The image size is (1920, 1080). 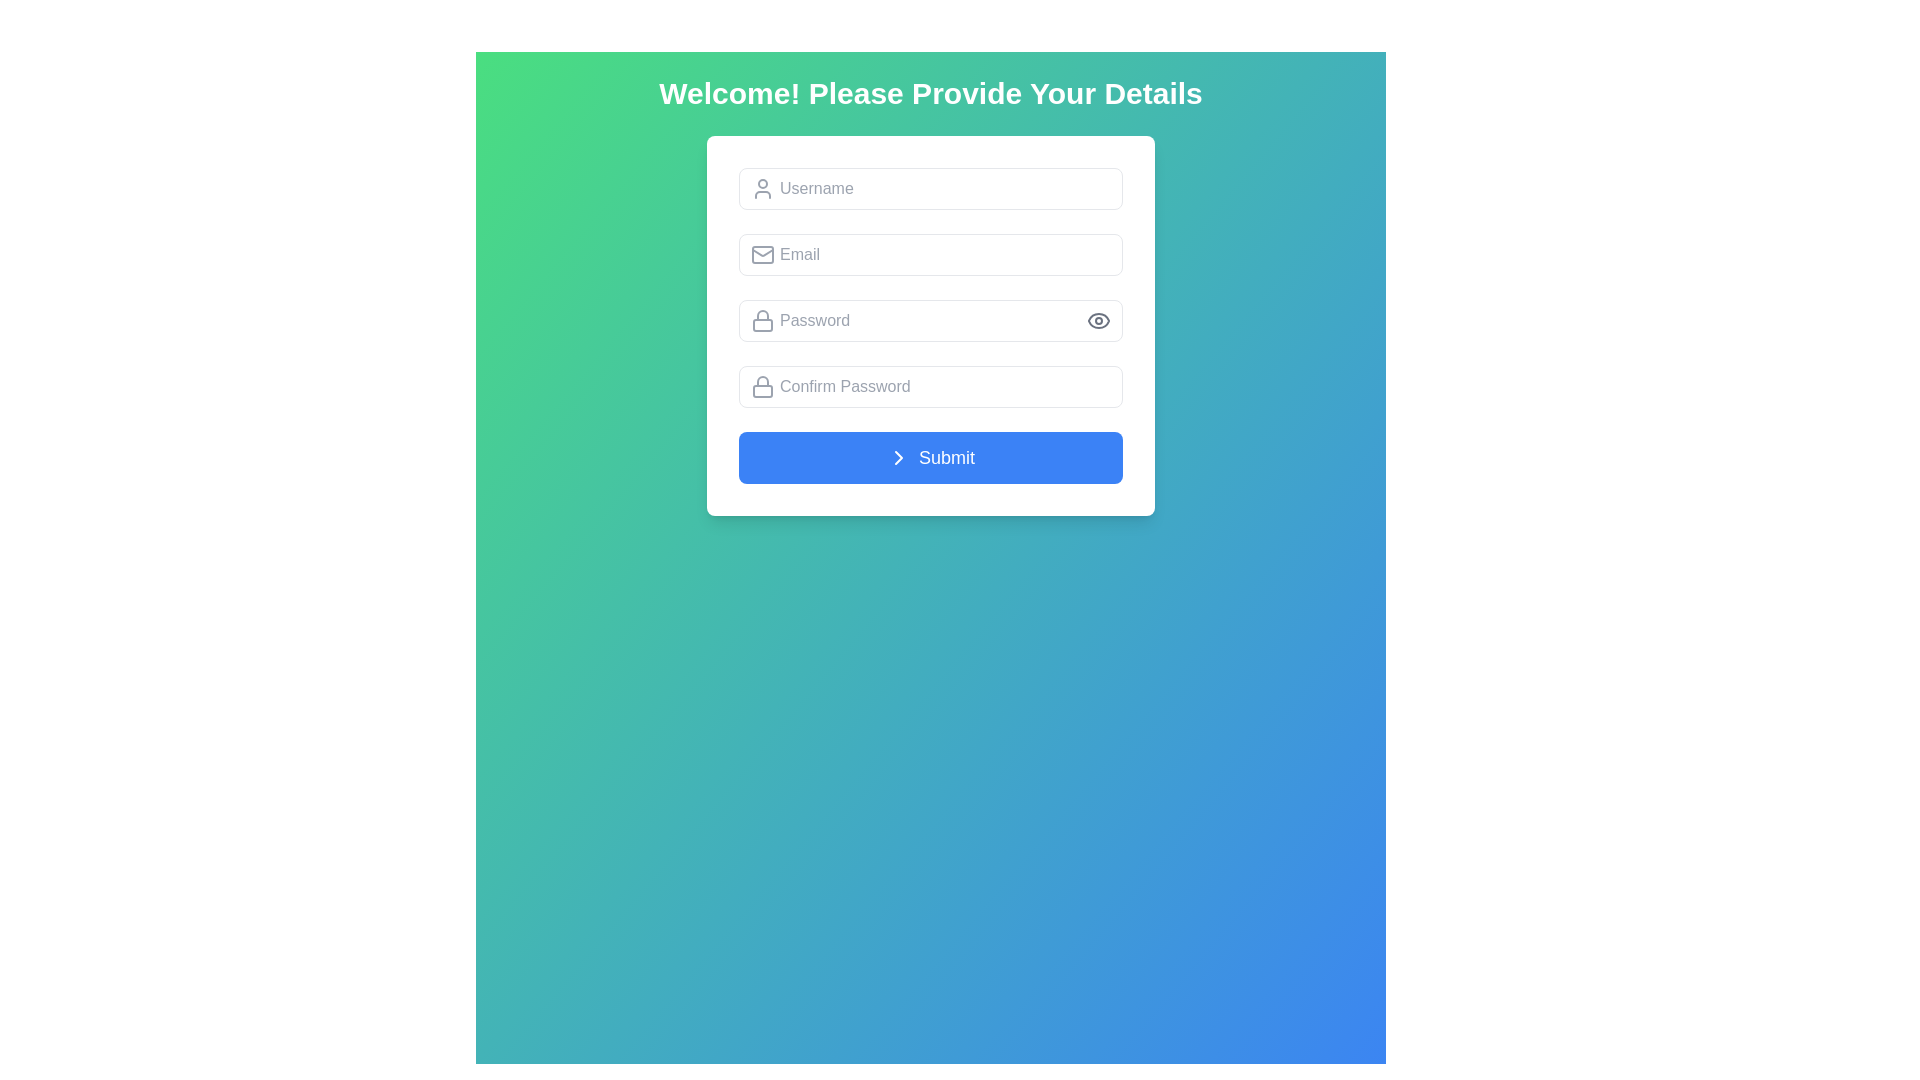 I want to click on the eye icon, so click(x=1098, y=319).